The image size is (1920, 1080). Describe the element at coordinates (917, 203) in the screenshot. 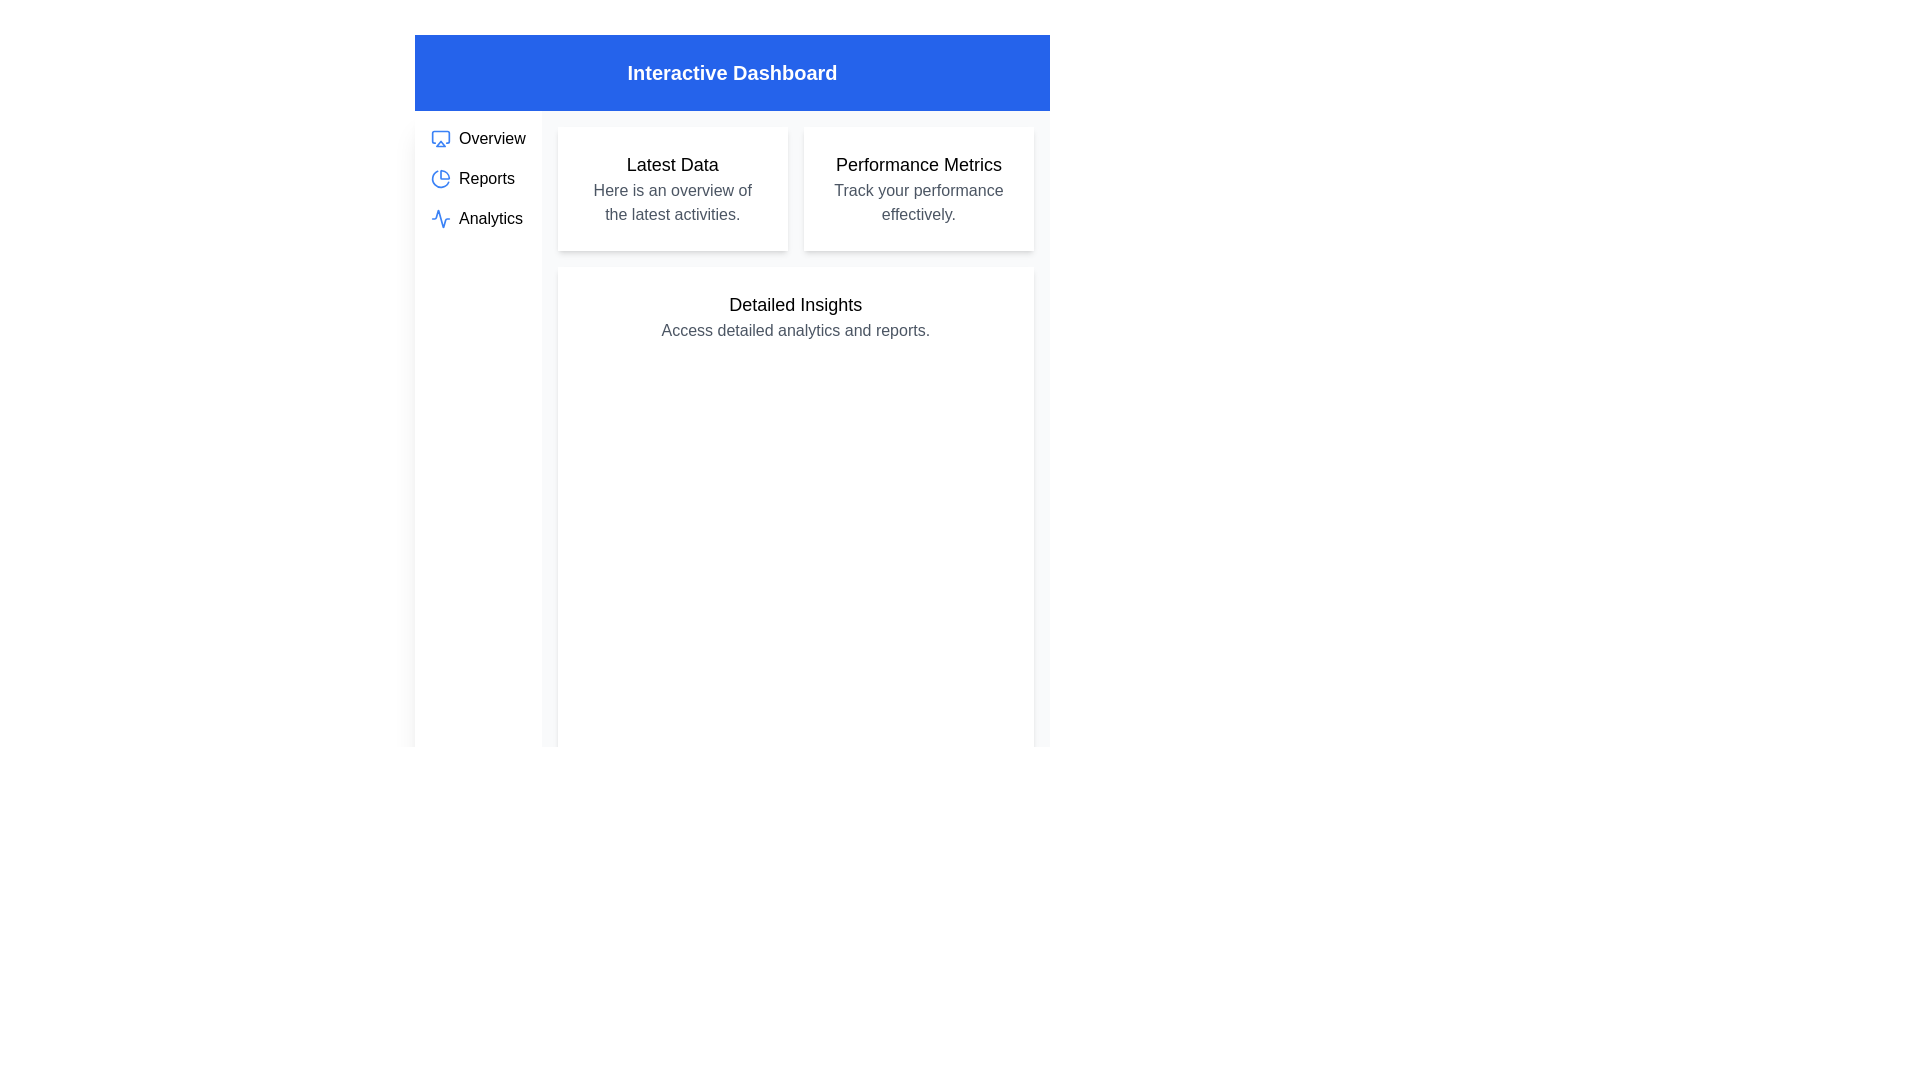

I see `the descriptive text element located under 'Performance Metrics' in the upper right section of the dashboard interface` at that location.